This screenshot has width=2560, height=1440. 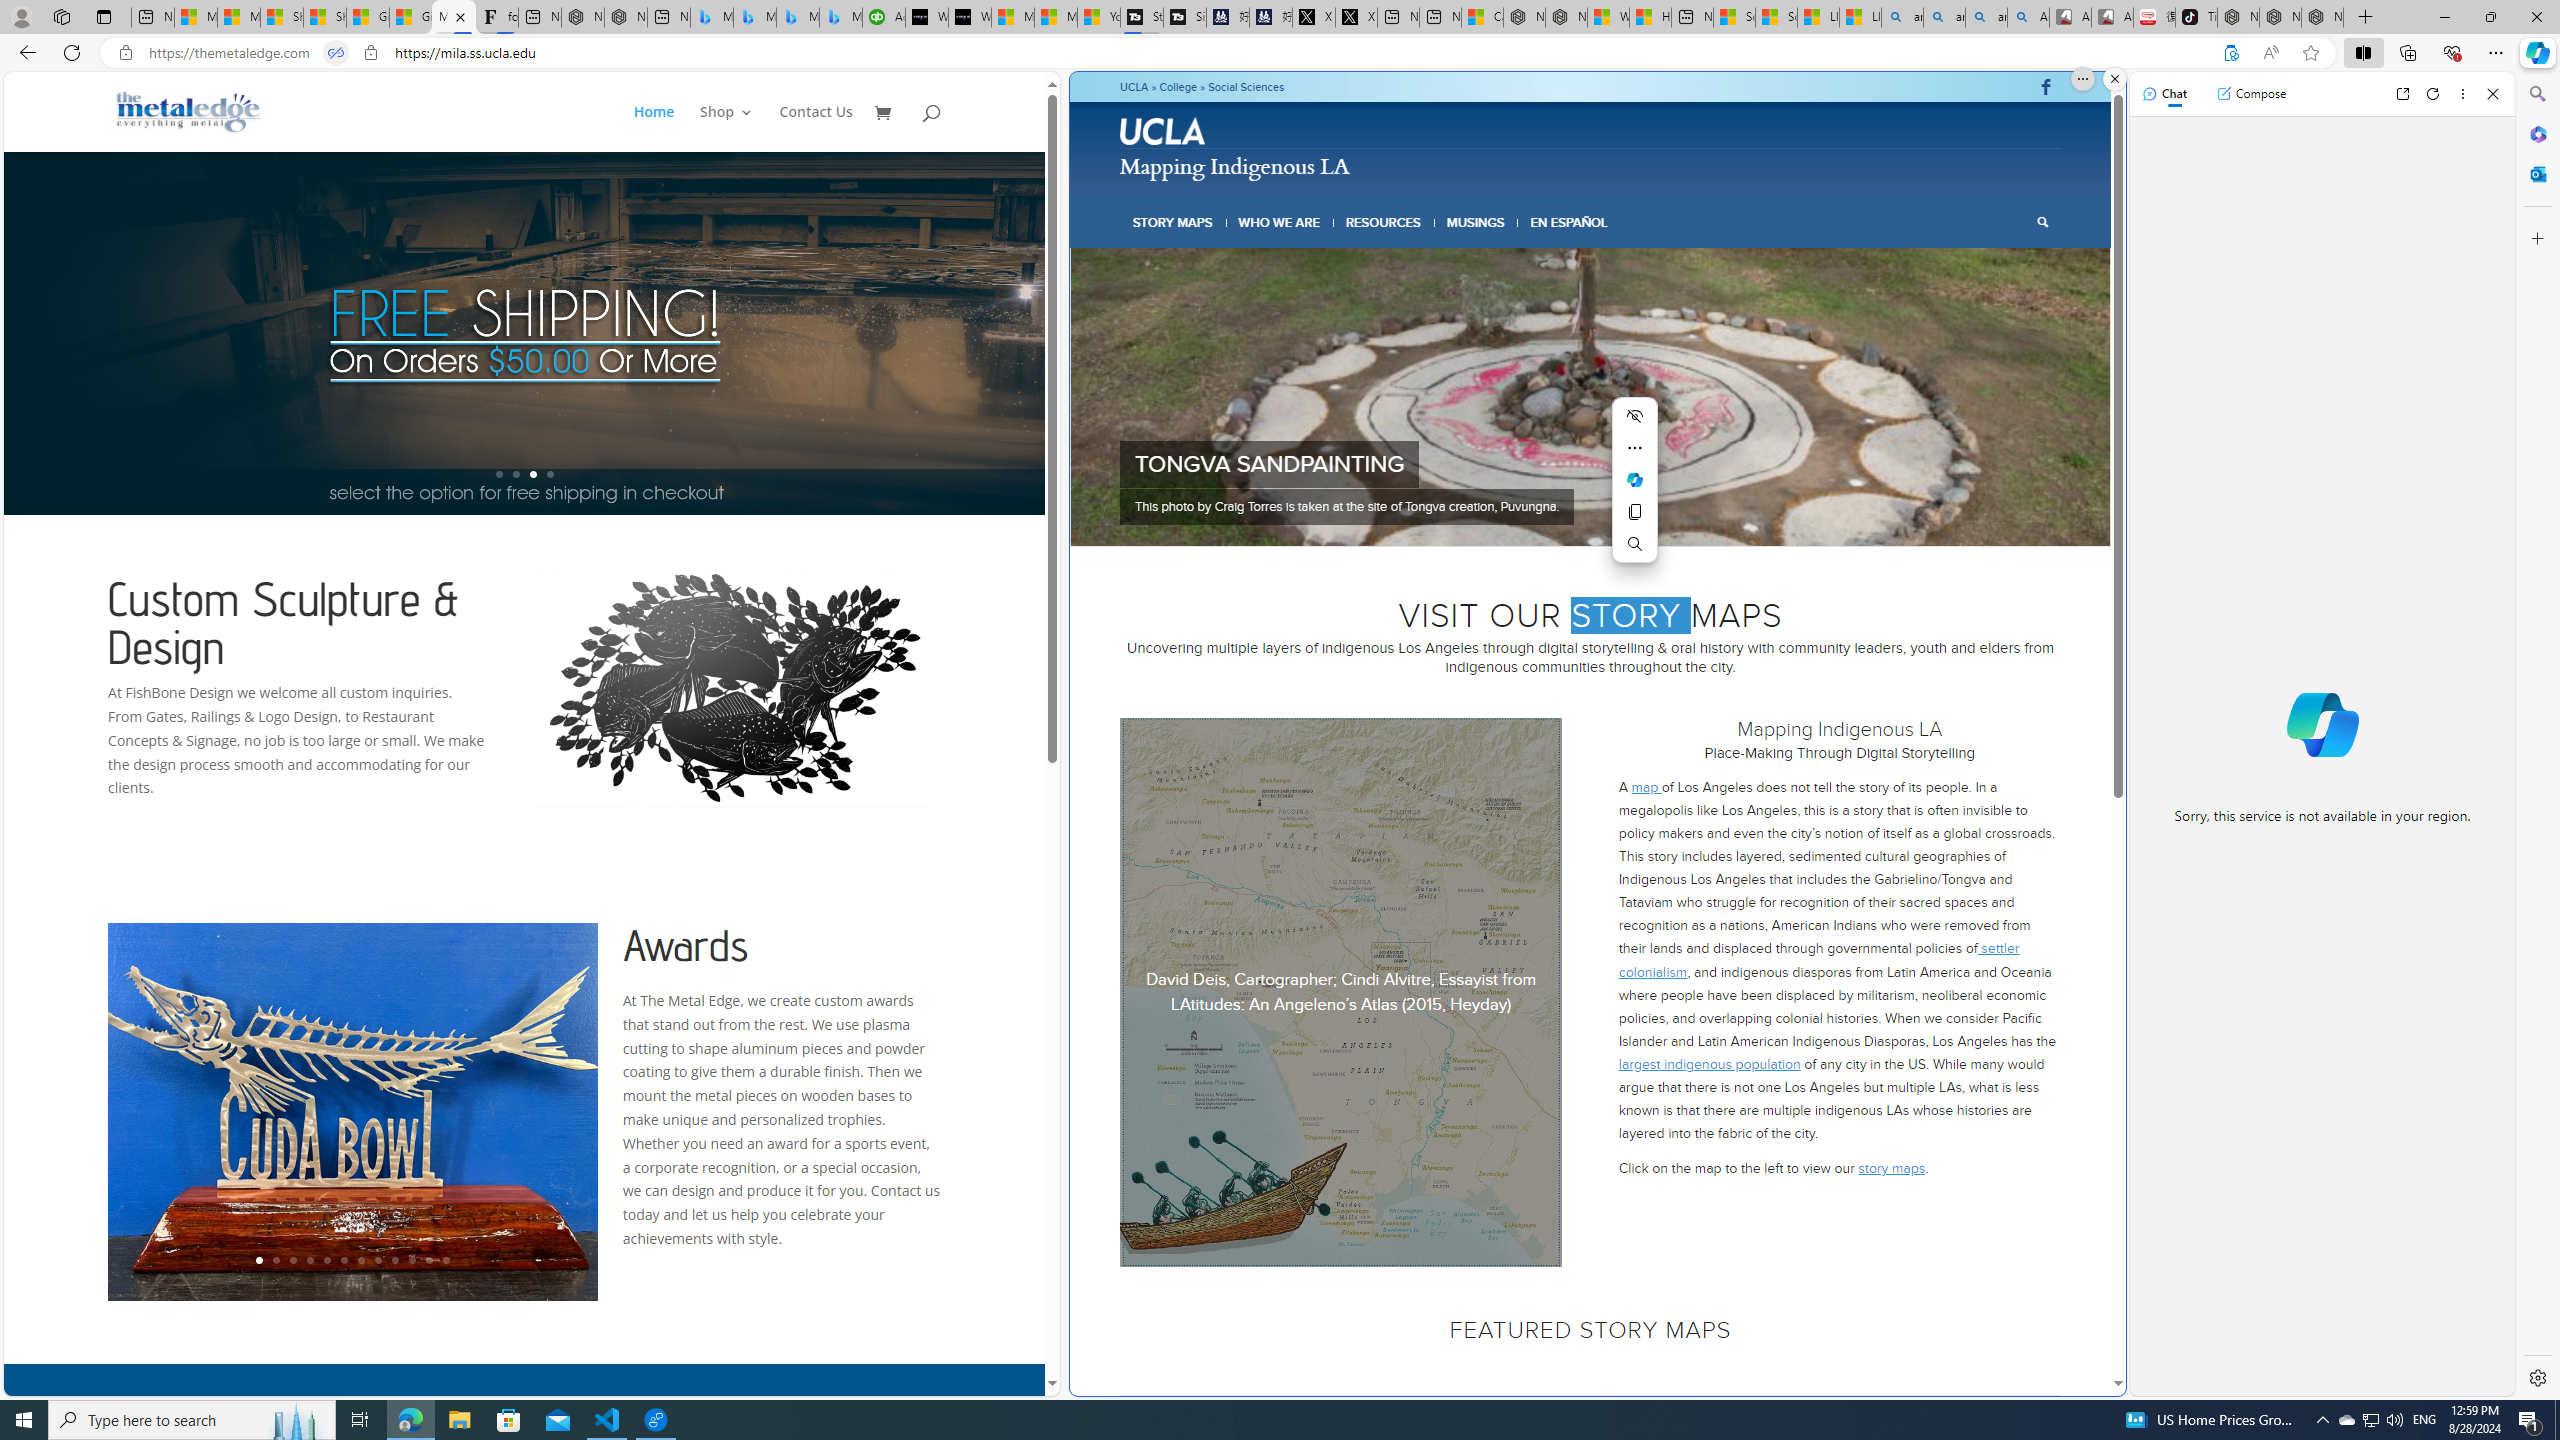 What do you see at coordinates (815, 127) in the screenshot?
I see `'Contact Us'` at bounding box center [815, 127].